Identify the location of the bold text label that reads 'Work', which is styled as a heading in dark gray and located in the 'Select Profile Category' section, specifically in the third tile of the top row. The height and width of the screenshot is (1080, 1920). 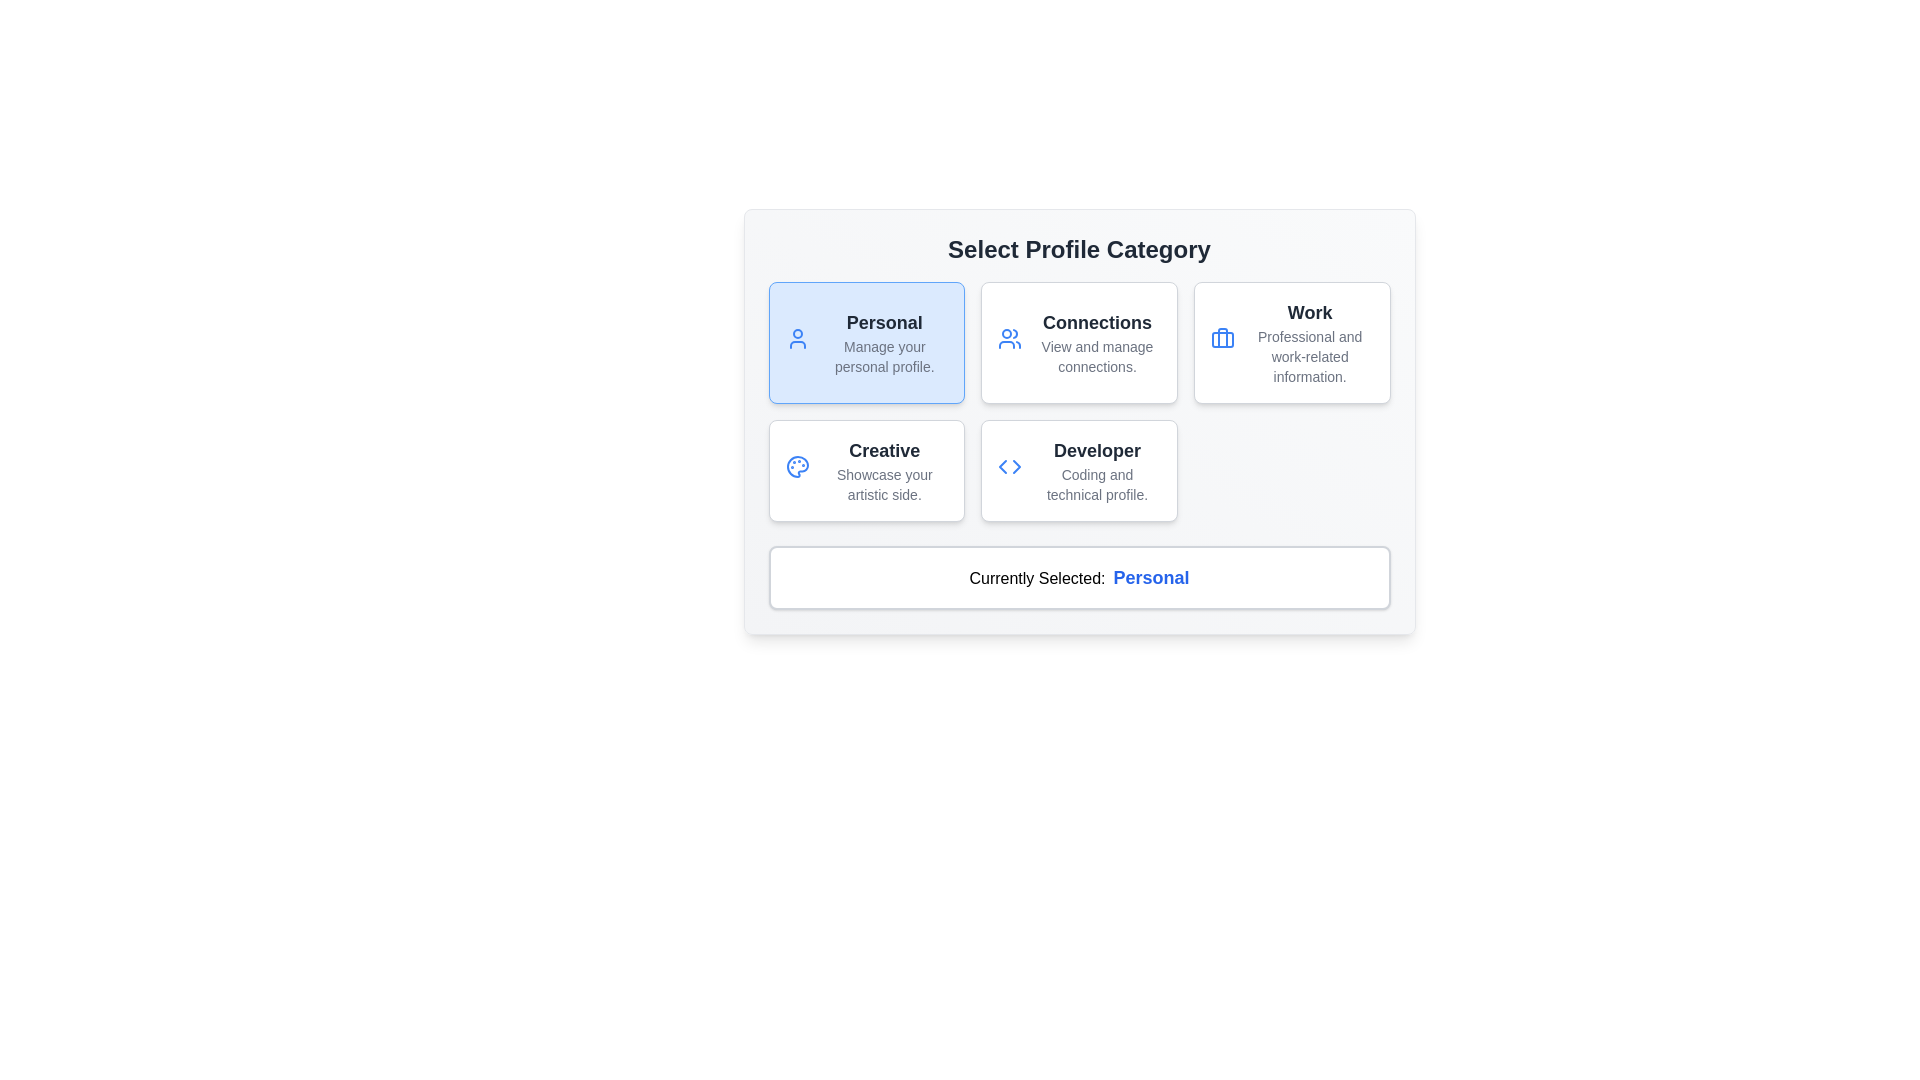
(1310, 312).